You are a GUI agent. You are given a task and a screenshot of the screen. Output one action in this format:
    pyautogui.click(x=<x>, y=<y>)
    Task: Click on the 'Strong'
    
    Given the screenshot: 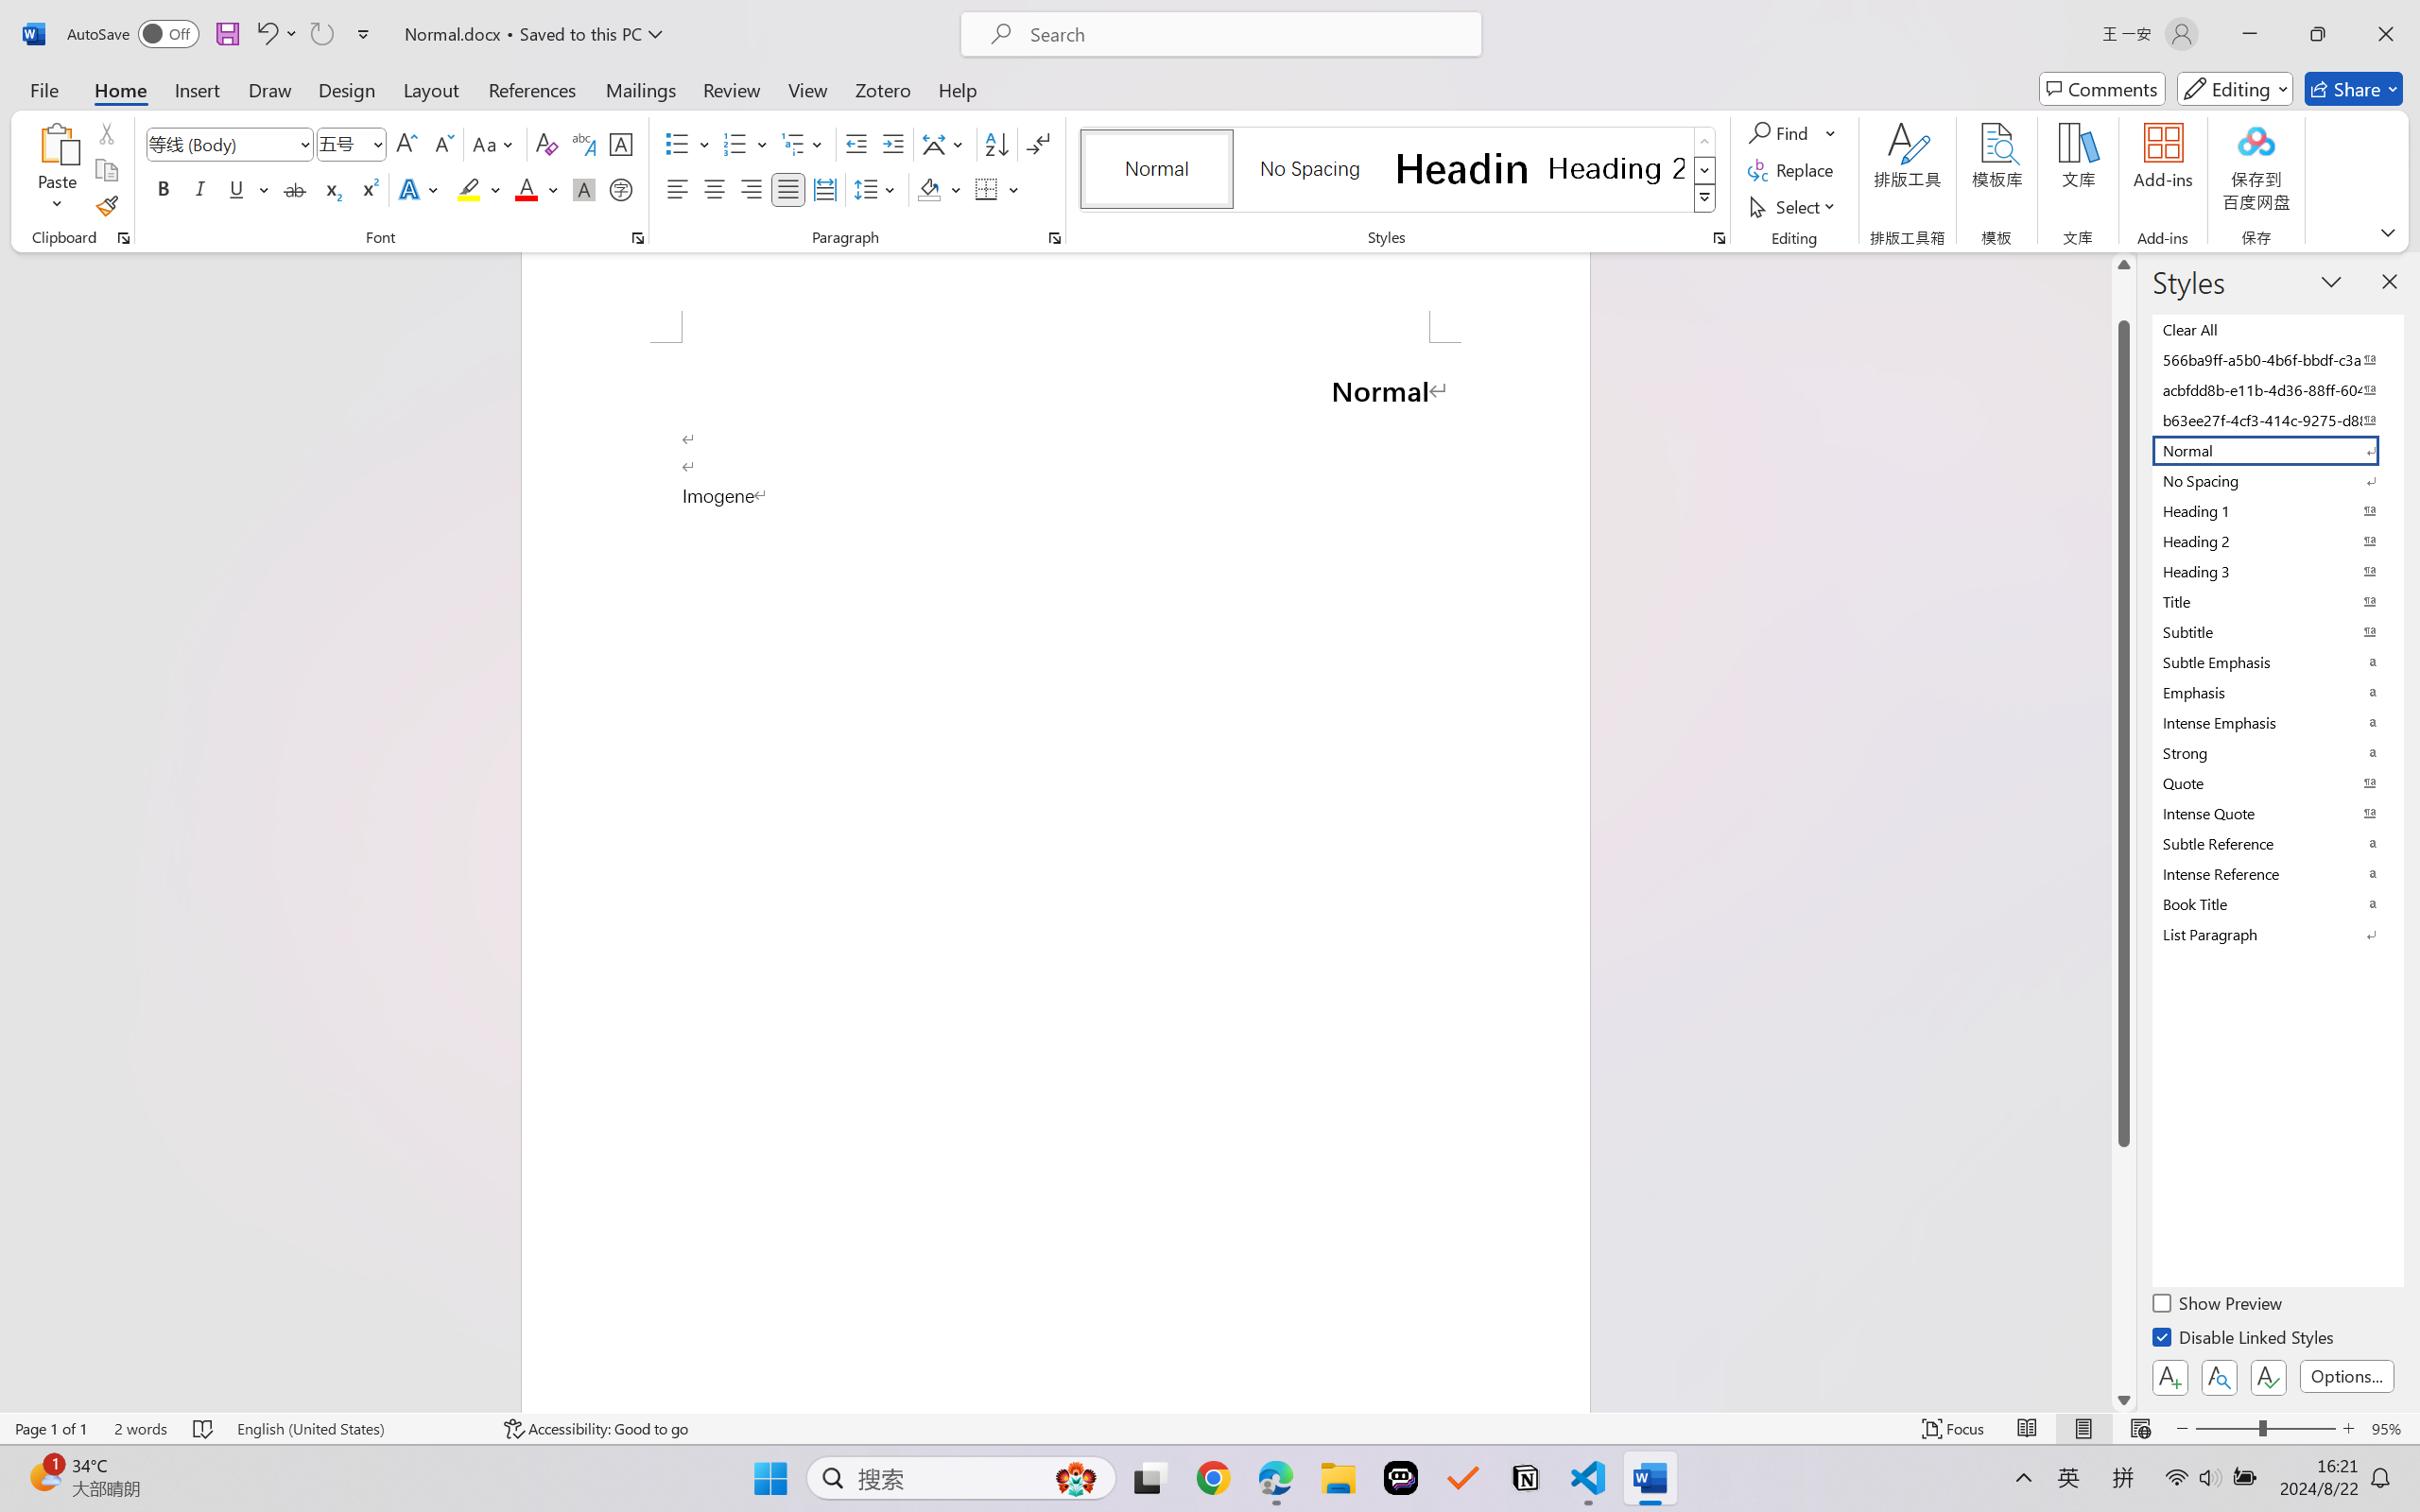 What is the action you would take?
    pyautogui.click(x=2275, y=752)
    